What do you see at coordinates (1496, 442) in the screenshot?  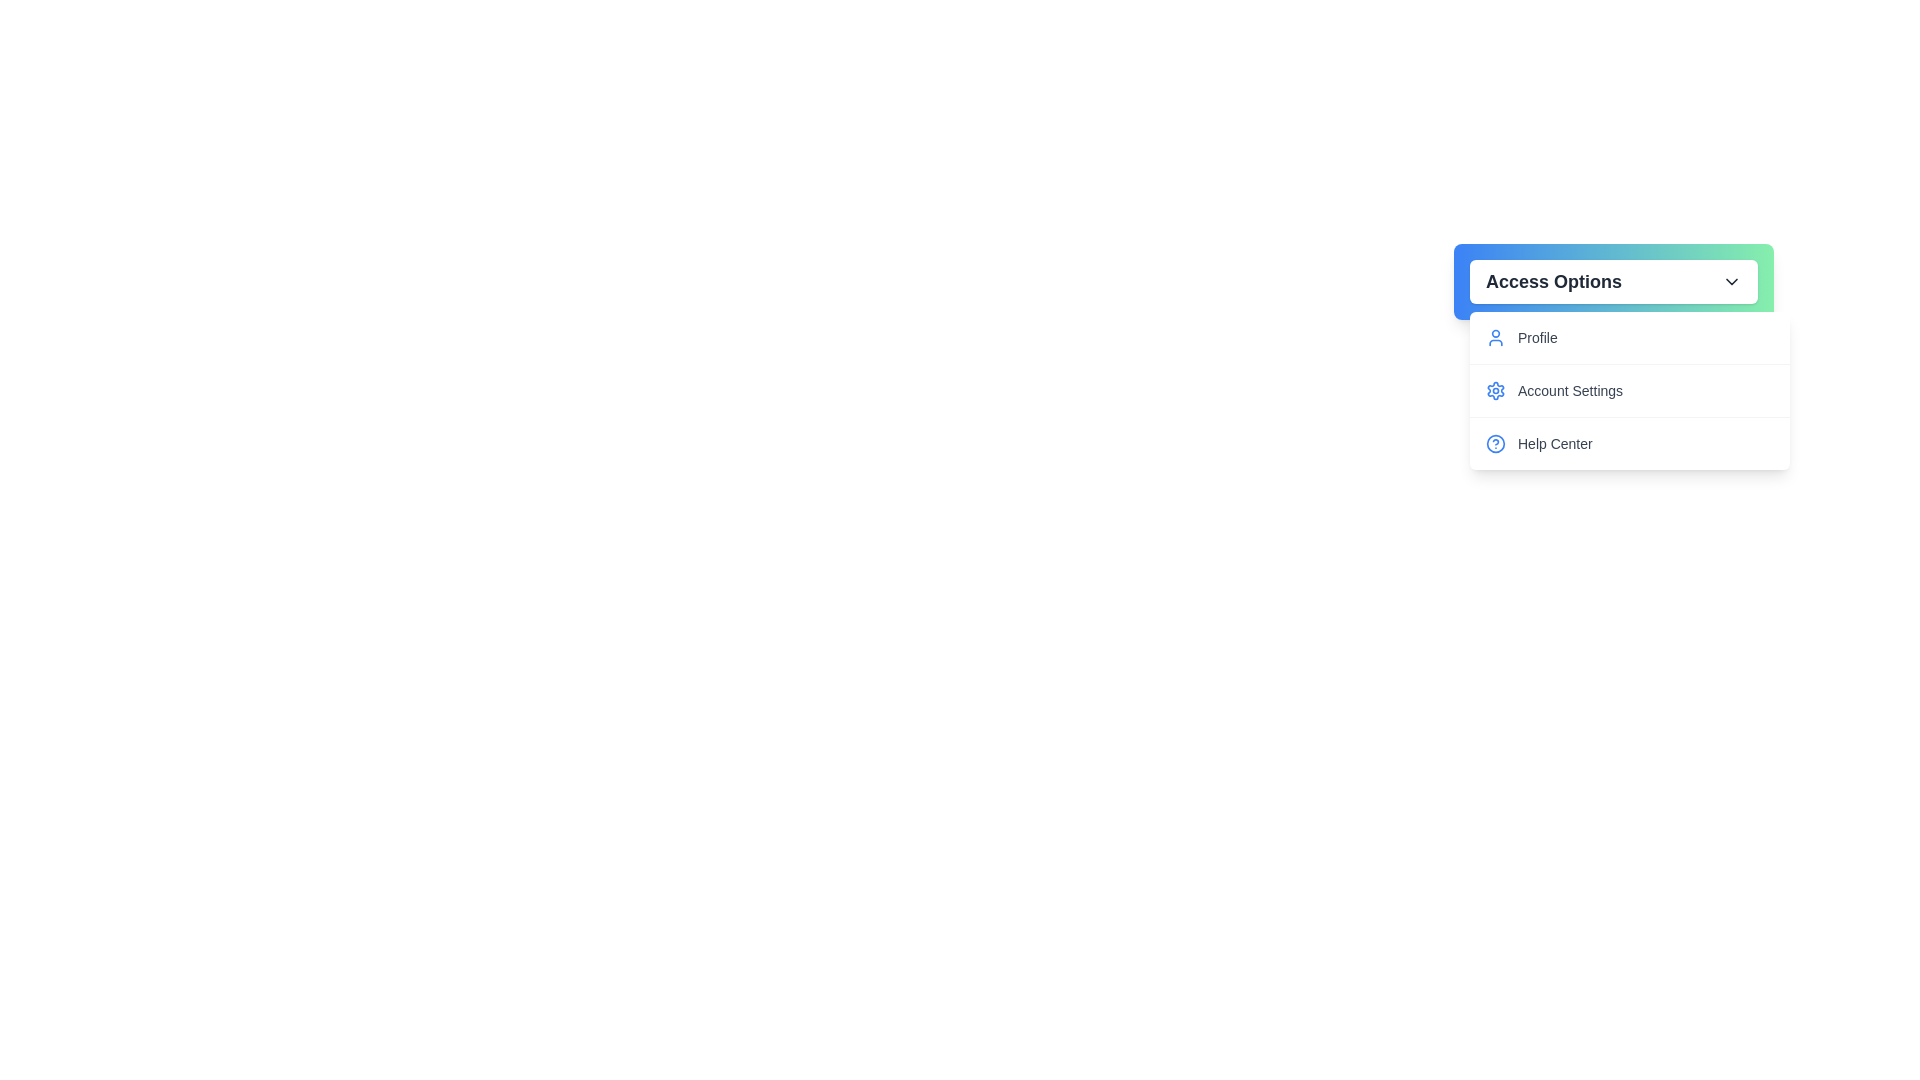 I see `the 'Help Center' icon, which is the first element` at bounding box center [1496, 442].